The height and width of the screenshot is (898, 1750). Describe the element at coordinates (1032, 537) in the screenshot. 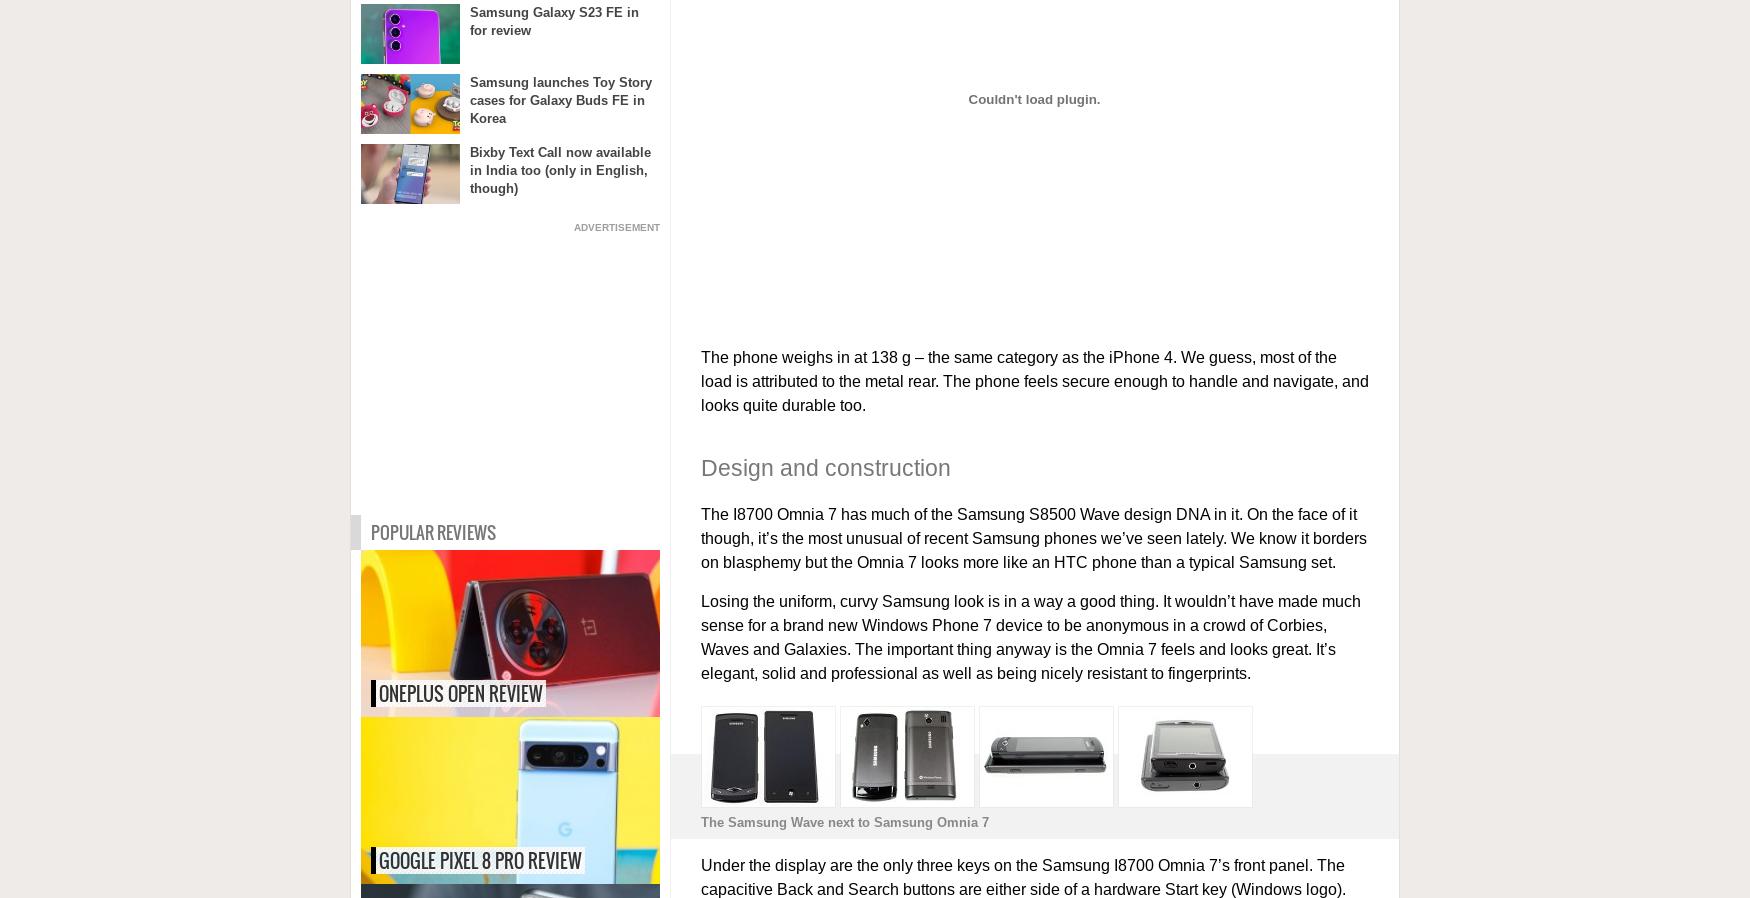

I see `'The I8700 Omnia 7 has much of the Samsung S8500 Wave design DNA in it. On the face of it though, it’s the most unusual of recent Samsung phones we’ve seen lately. We know it borders on blasphemy but the Omnia 7 looks more like an HTC phone than a typical Samsung set.'` at that location.